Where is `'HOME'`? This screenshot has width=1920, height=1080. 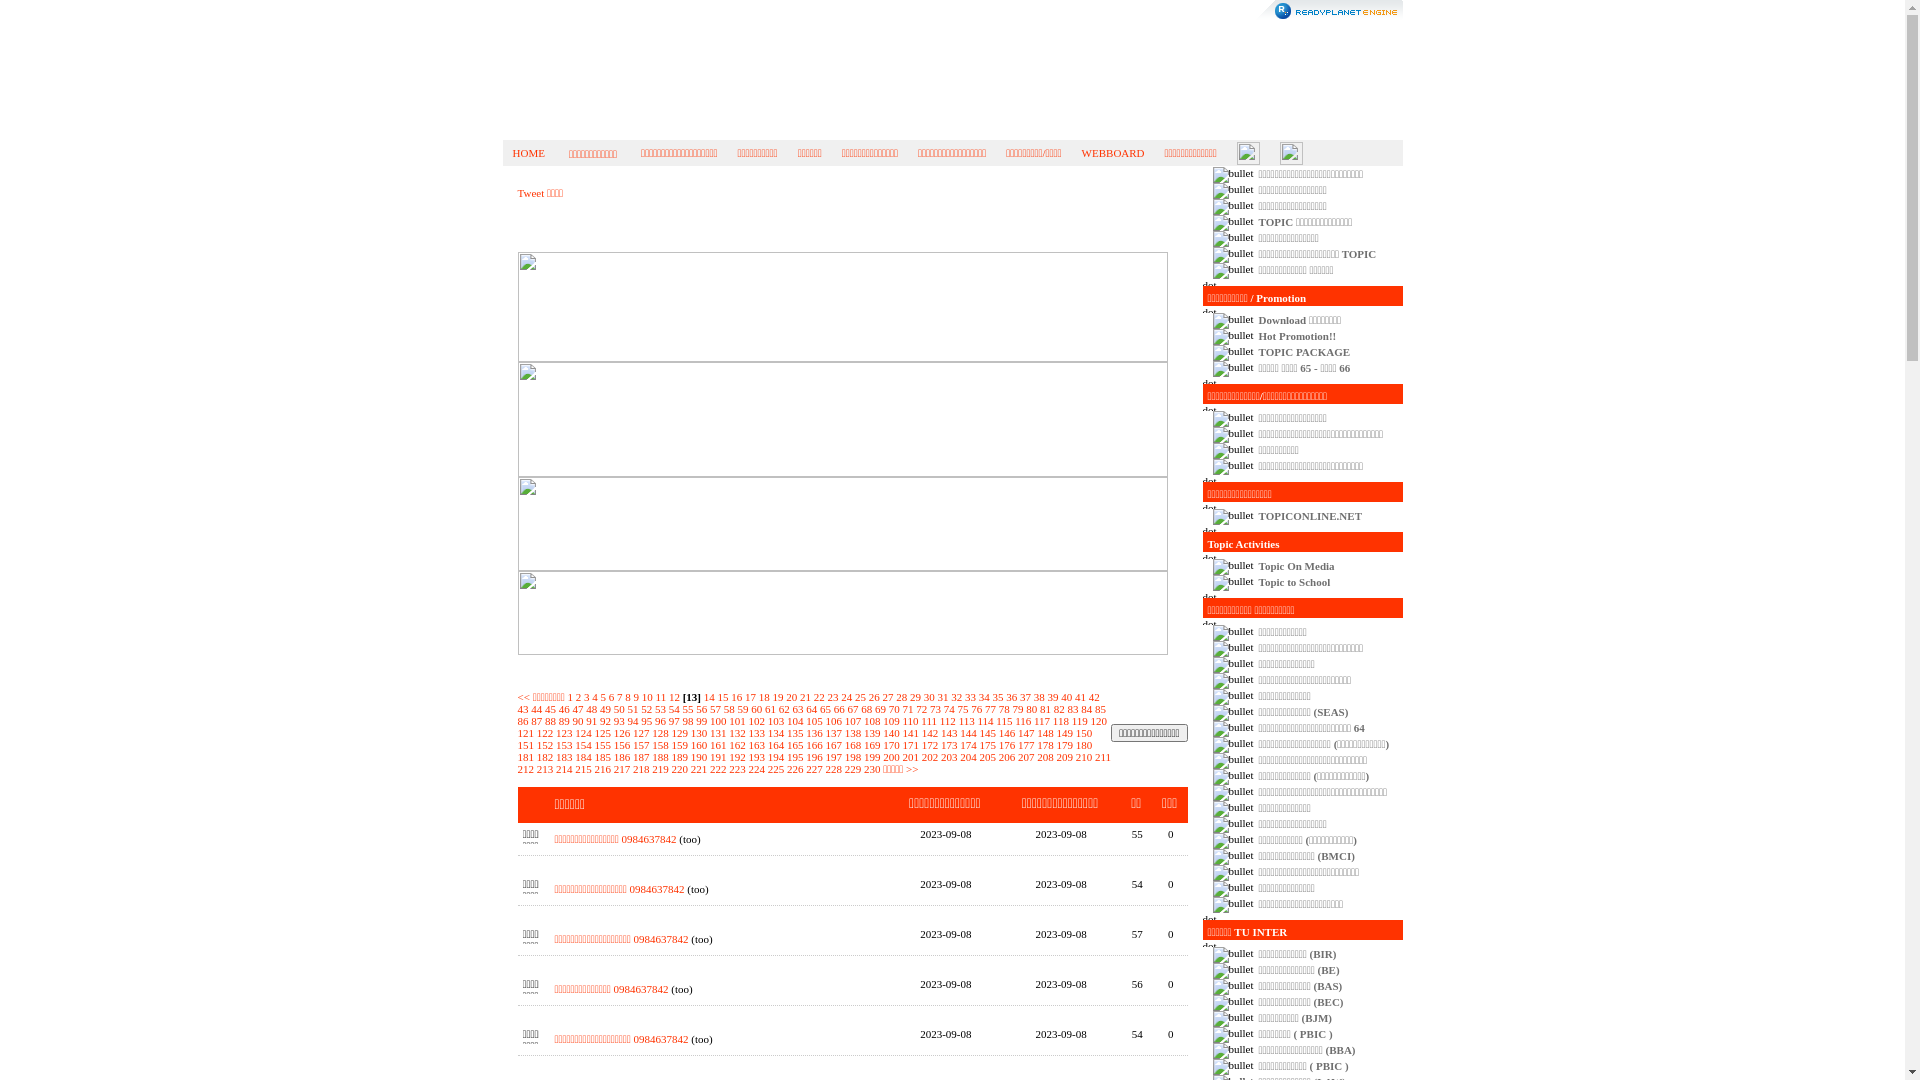
'HOME' is located at coordinates (528, 152).